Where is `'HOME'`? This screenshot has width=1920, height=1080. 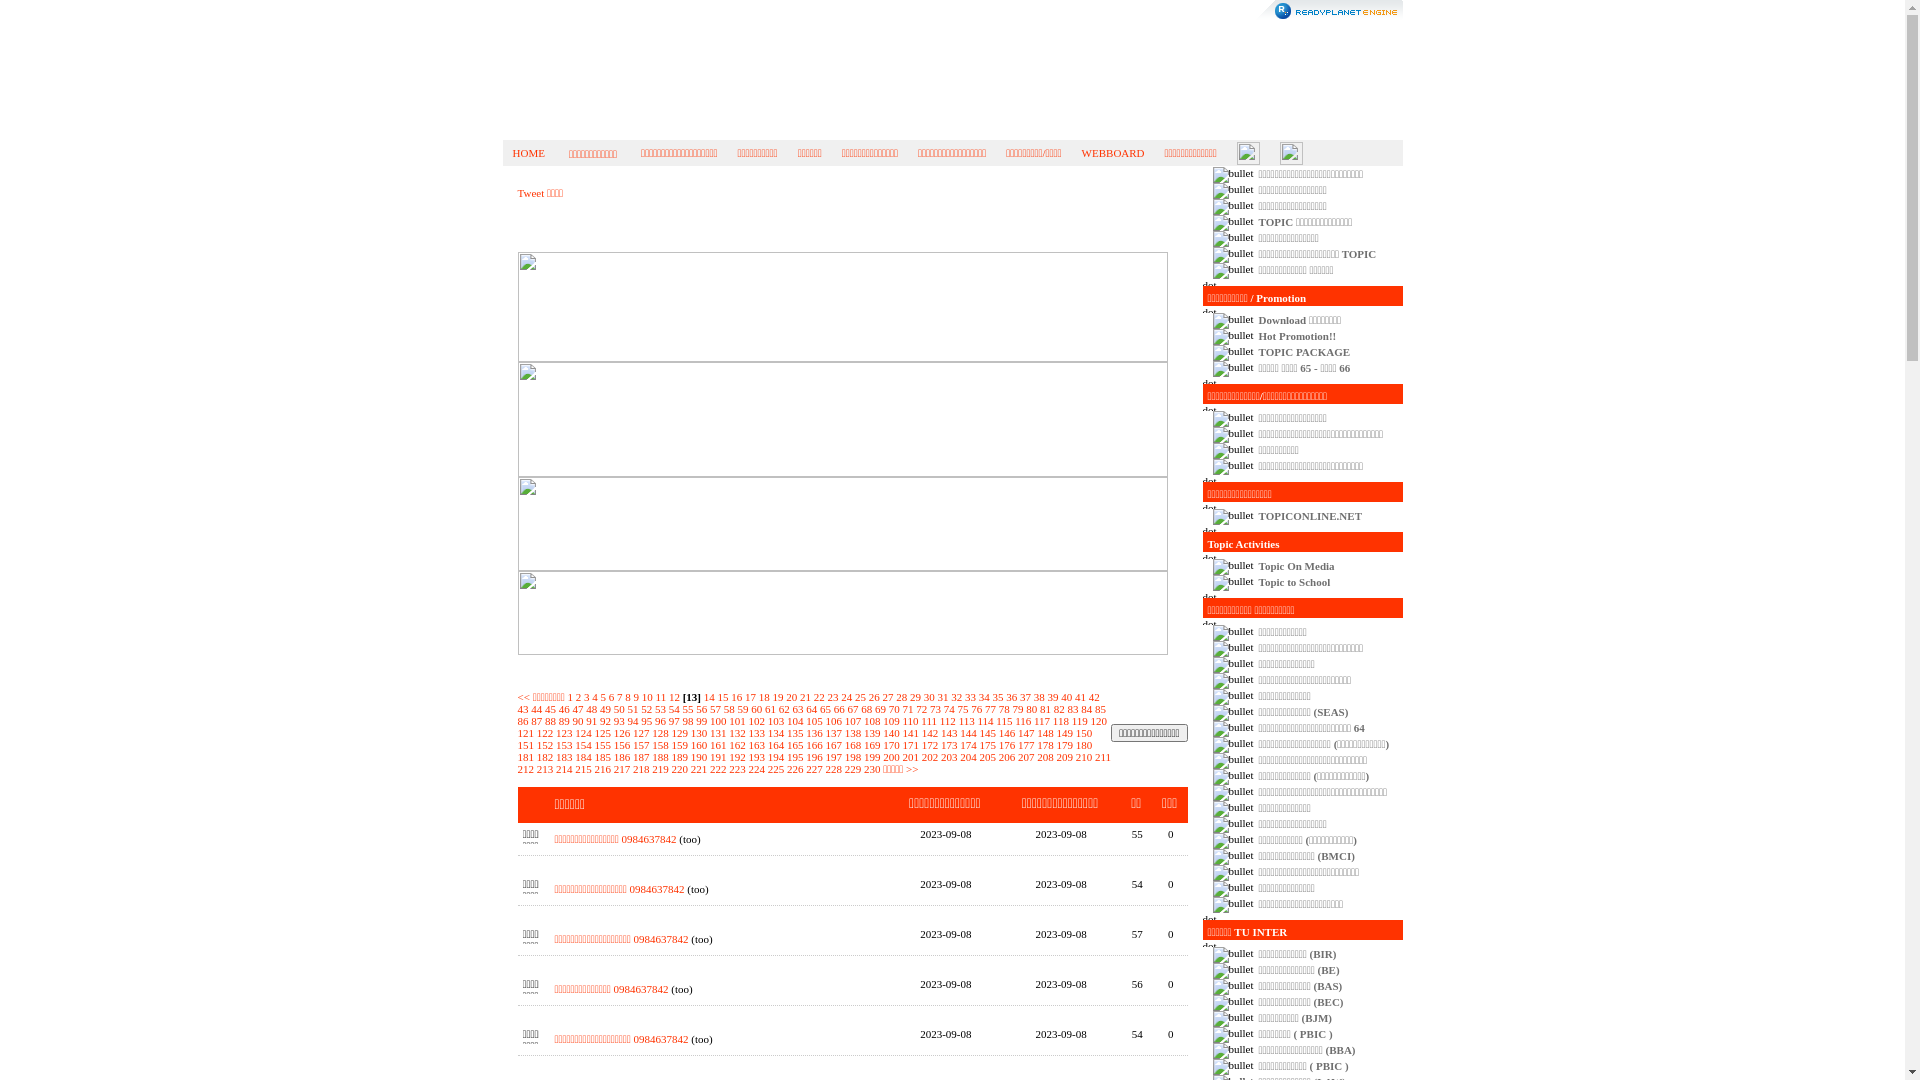
'HOME' is located at coordinates (528, 152).